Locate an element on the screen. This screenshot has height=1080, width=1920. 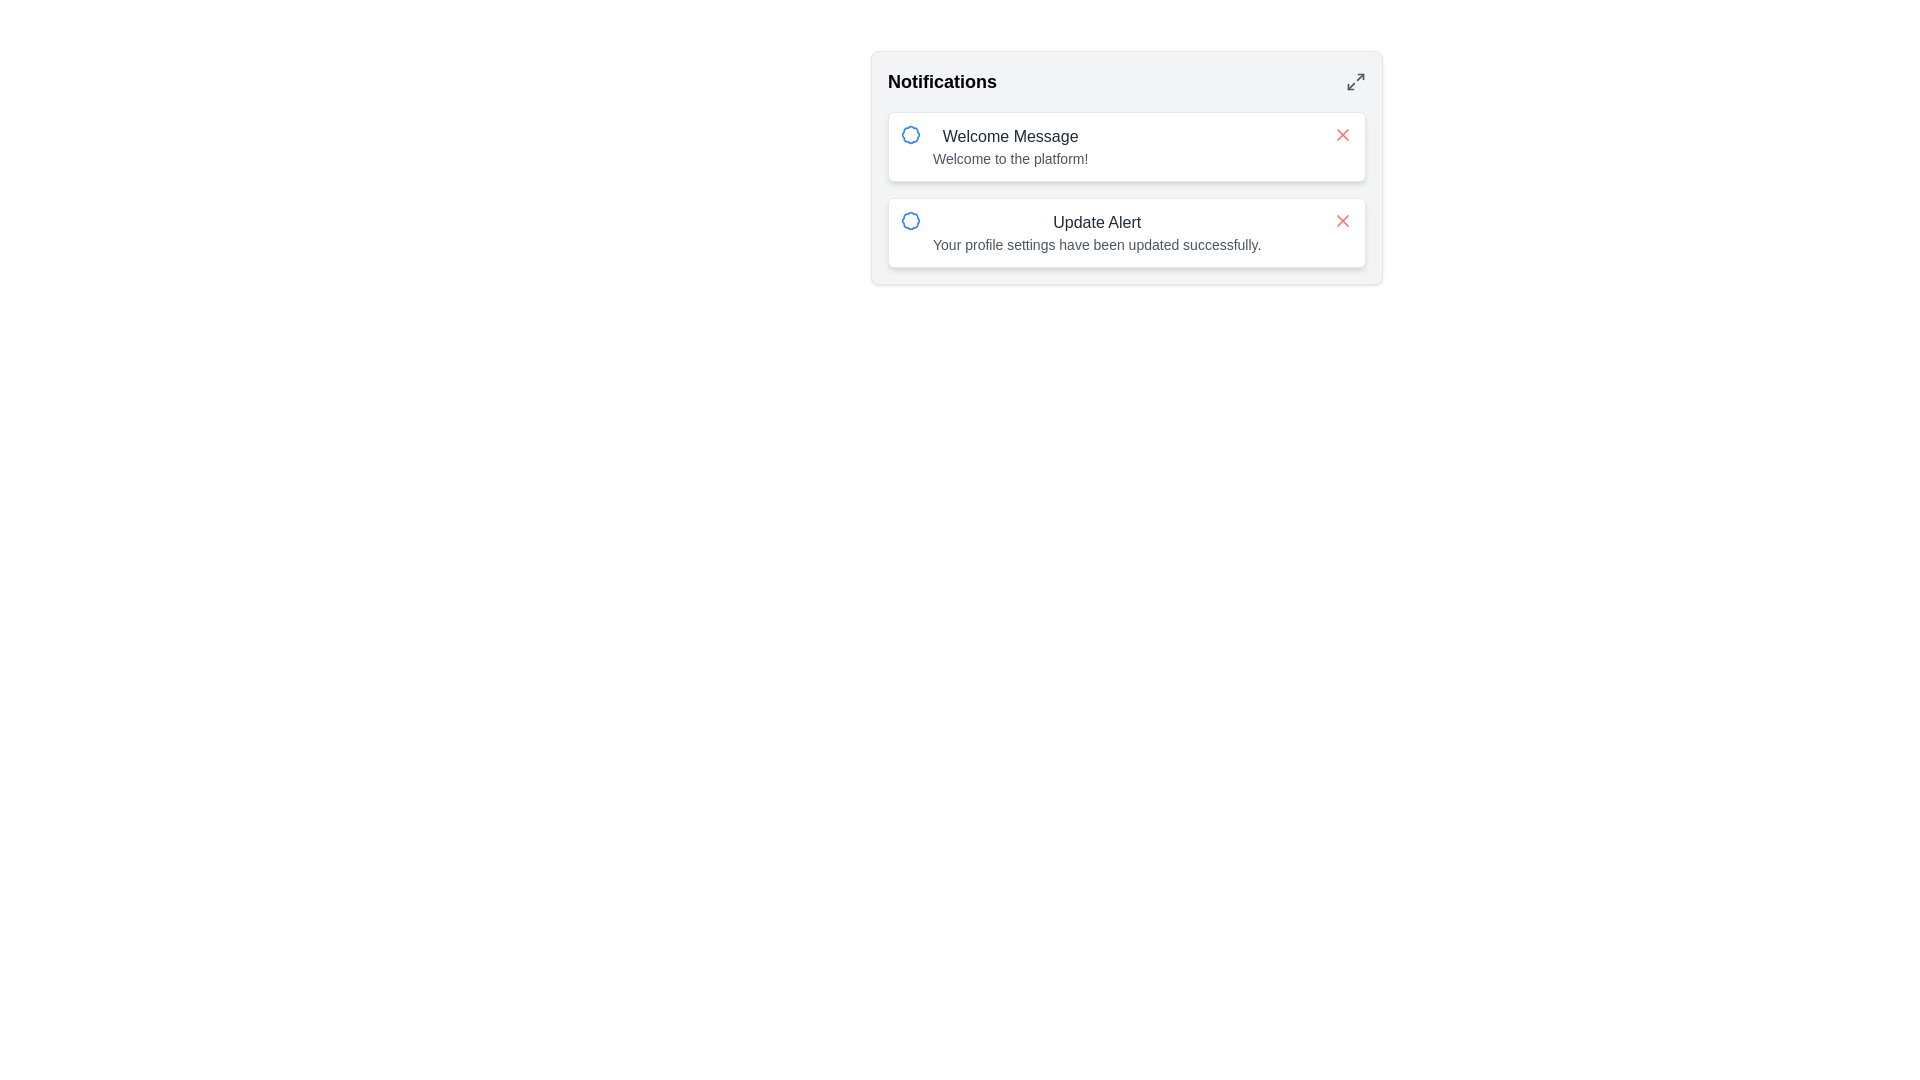
the circular badge icon with a wavy edge located to the left of the 'Welcome Message' text in the Notifications panel is located at coordinates (910, 135).